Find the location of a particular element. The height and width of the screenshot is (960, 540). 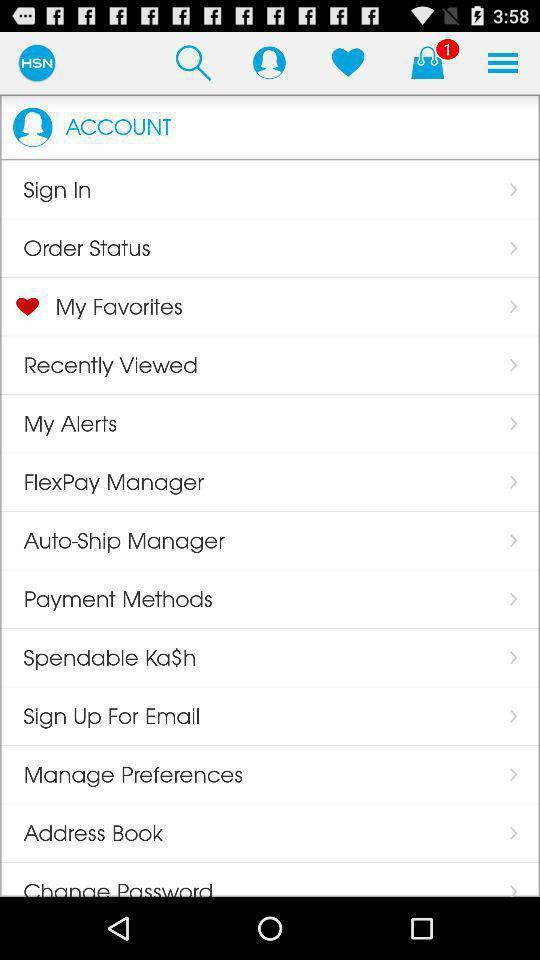

favorites tab is located at coordinates (347, 62).